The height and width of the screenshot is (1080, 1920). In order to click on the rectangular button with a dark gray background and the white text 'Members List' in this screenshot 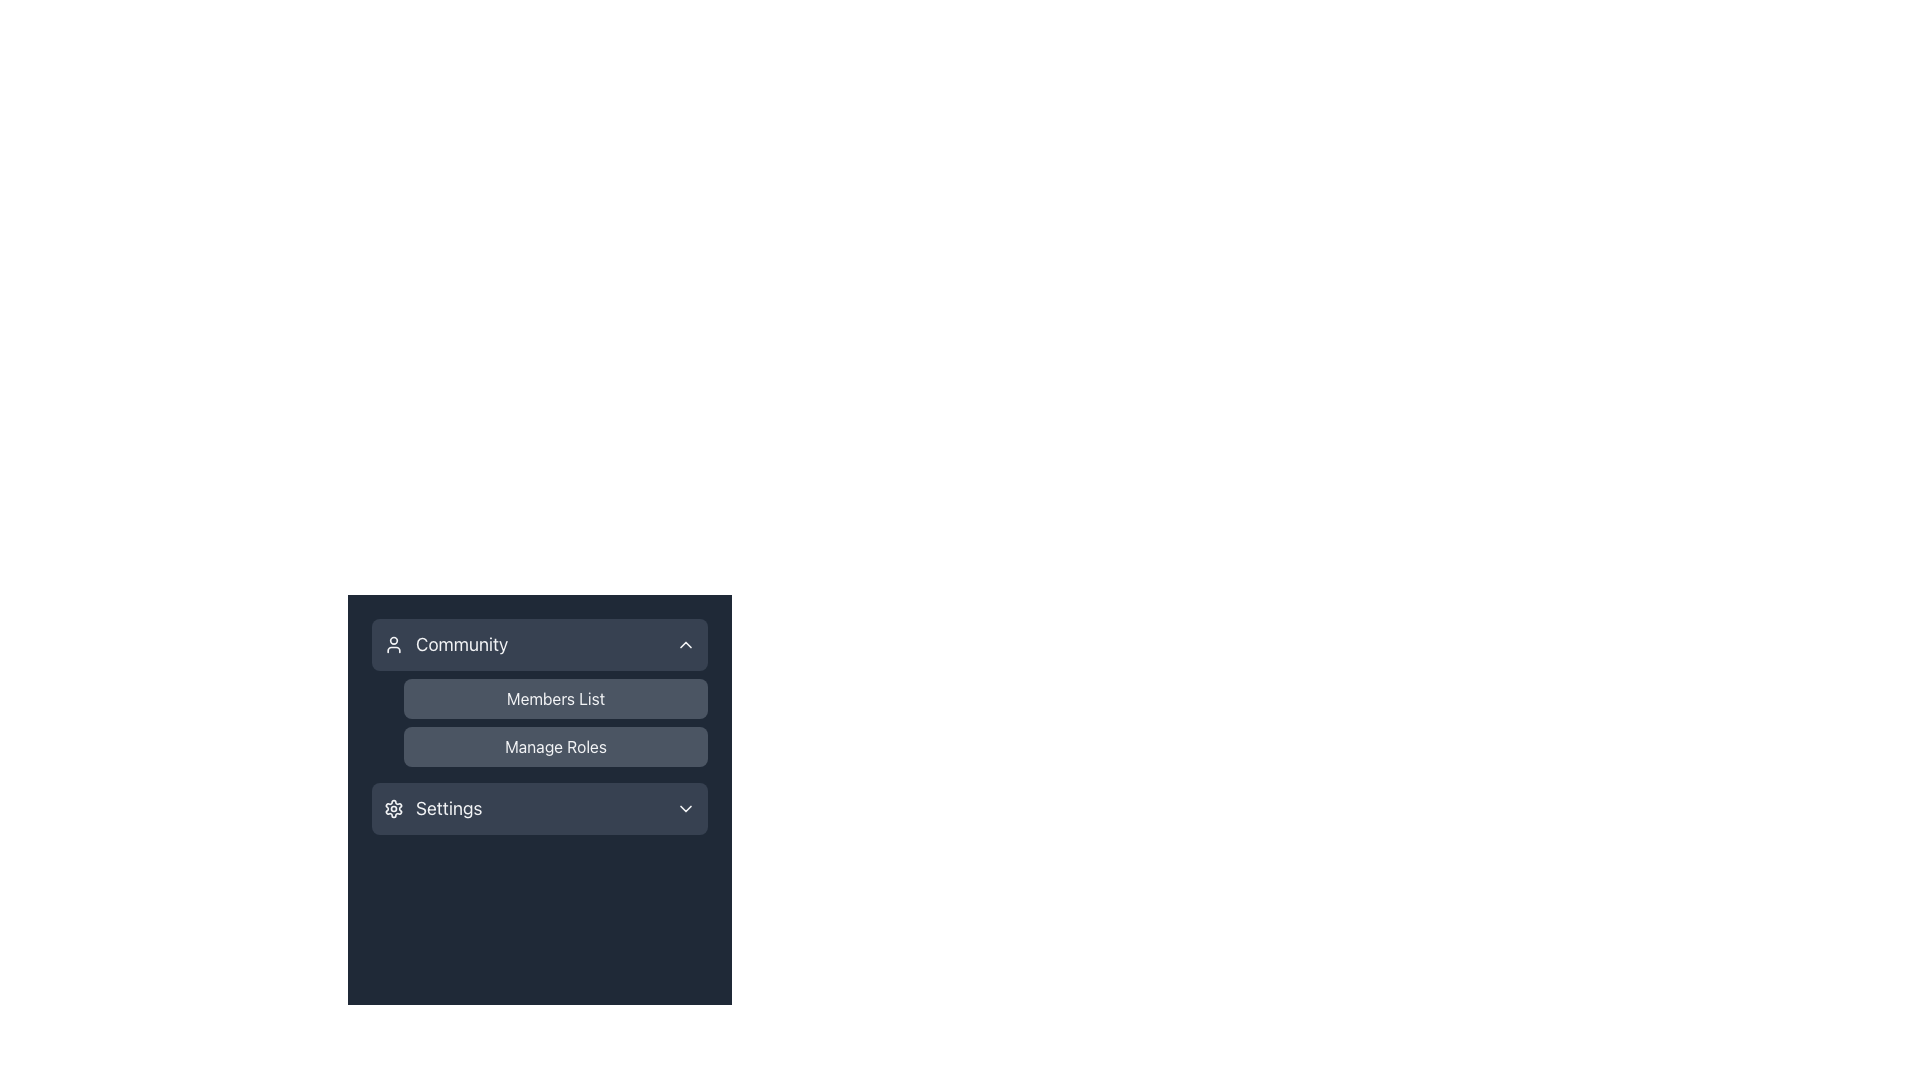, I will do `click(556, 697)`.